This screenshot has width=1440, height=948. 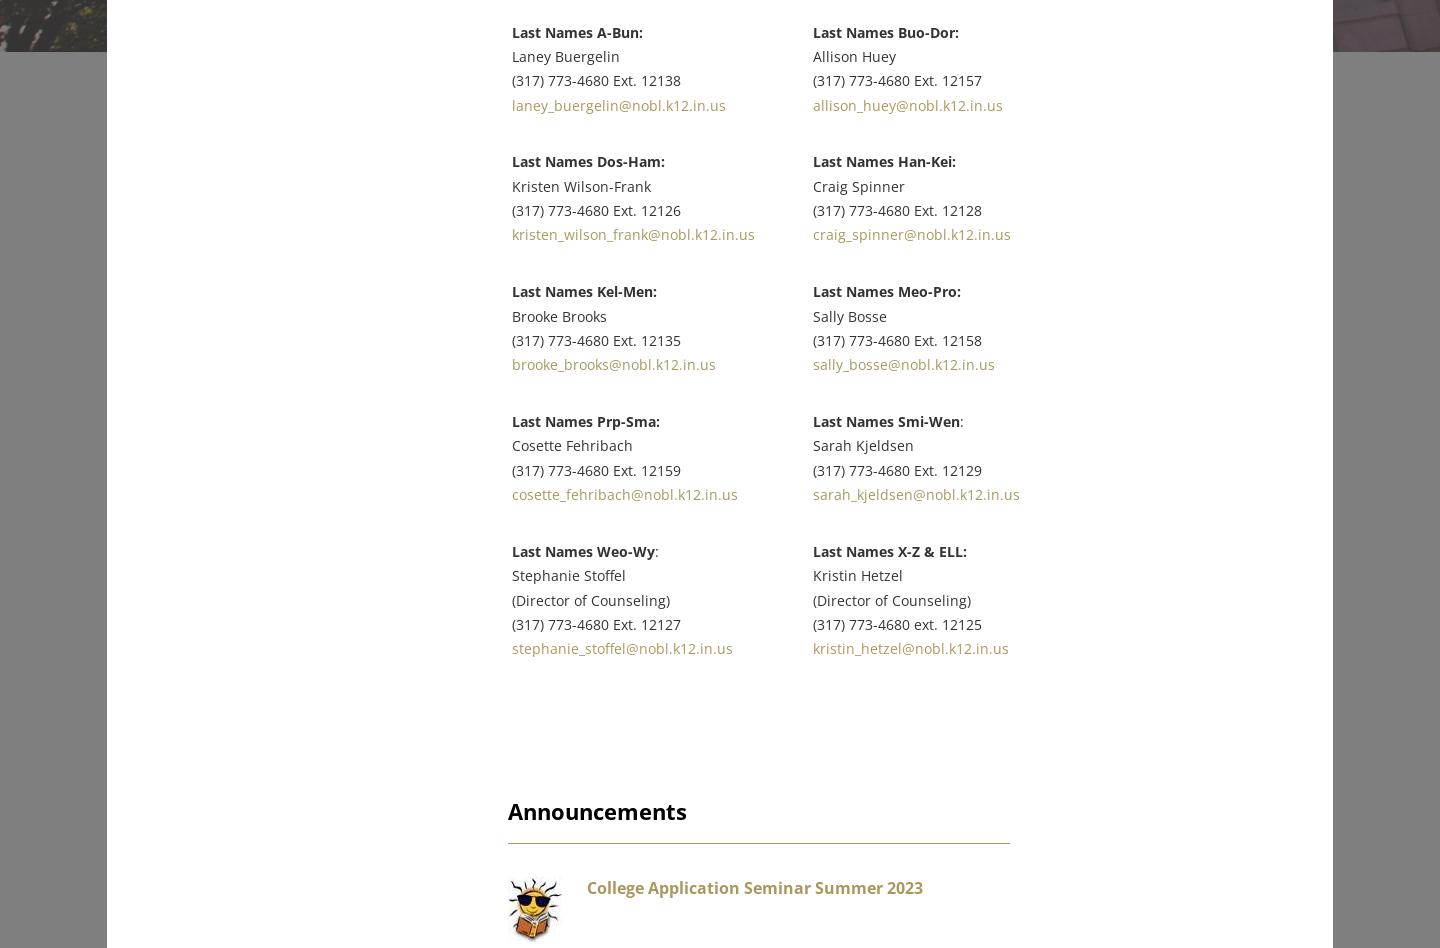 What do you see at coordinates (834, 171) in the screenshot?
I see `'Craig Spinner'` at bounding box center [834, 171].